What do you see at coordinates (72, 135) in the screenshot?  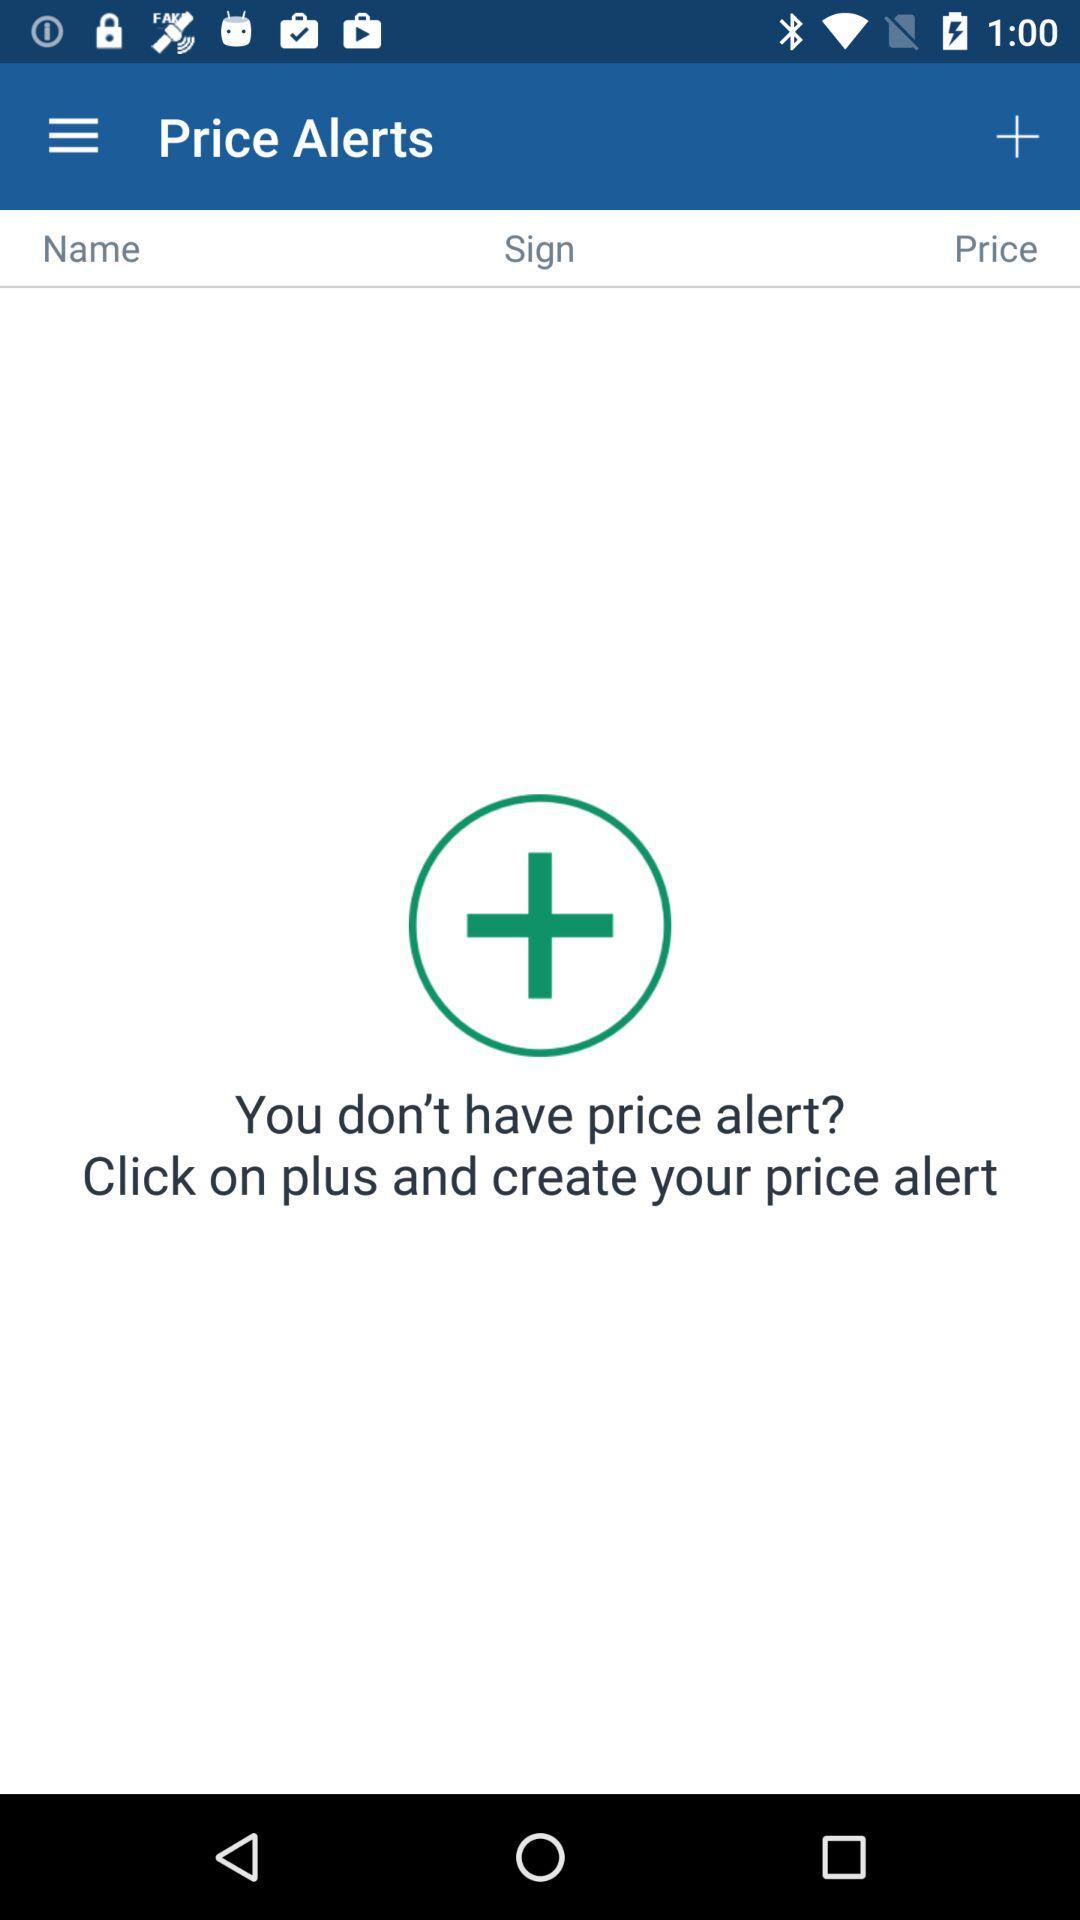 I see `the app to the left of the price alerts icon` at bounding box center [72, 135].